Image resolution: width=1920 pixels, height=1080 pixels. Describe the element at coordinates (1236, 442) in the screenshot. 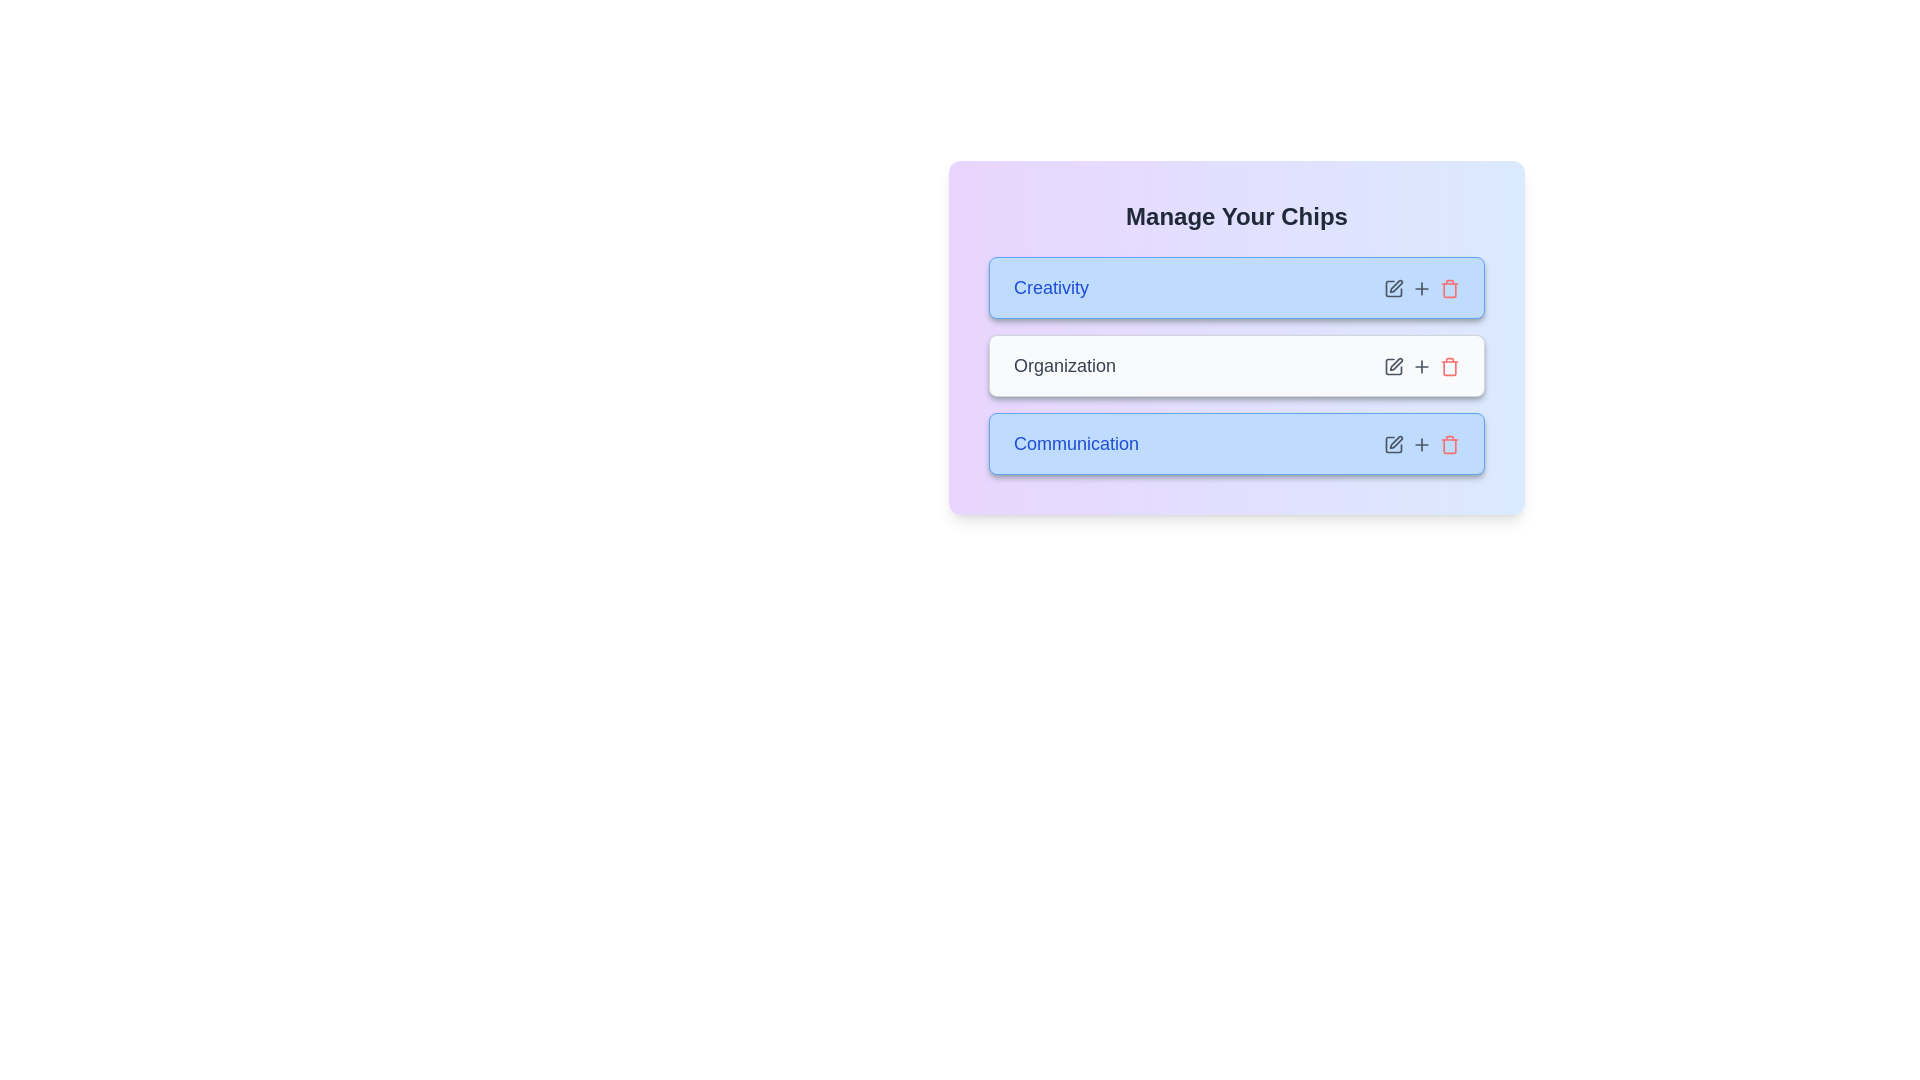

I see `the chip labeled 'Communication'` at that location.